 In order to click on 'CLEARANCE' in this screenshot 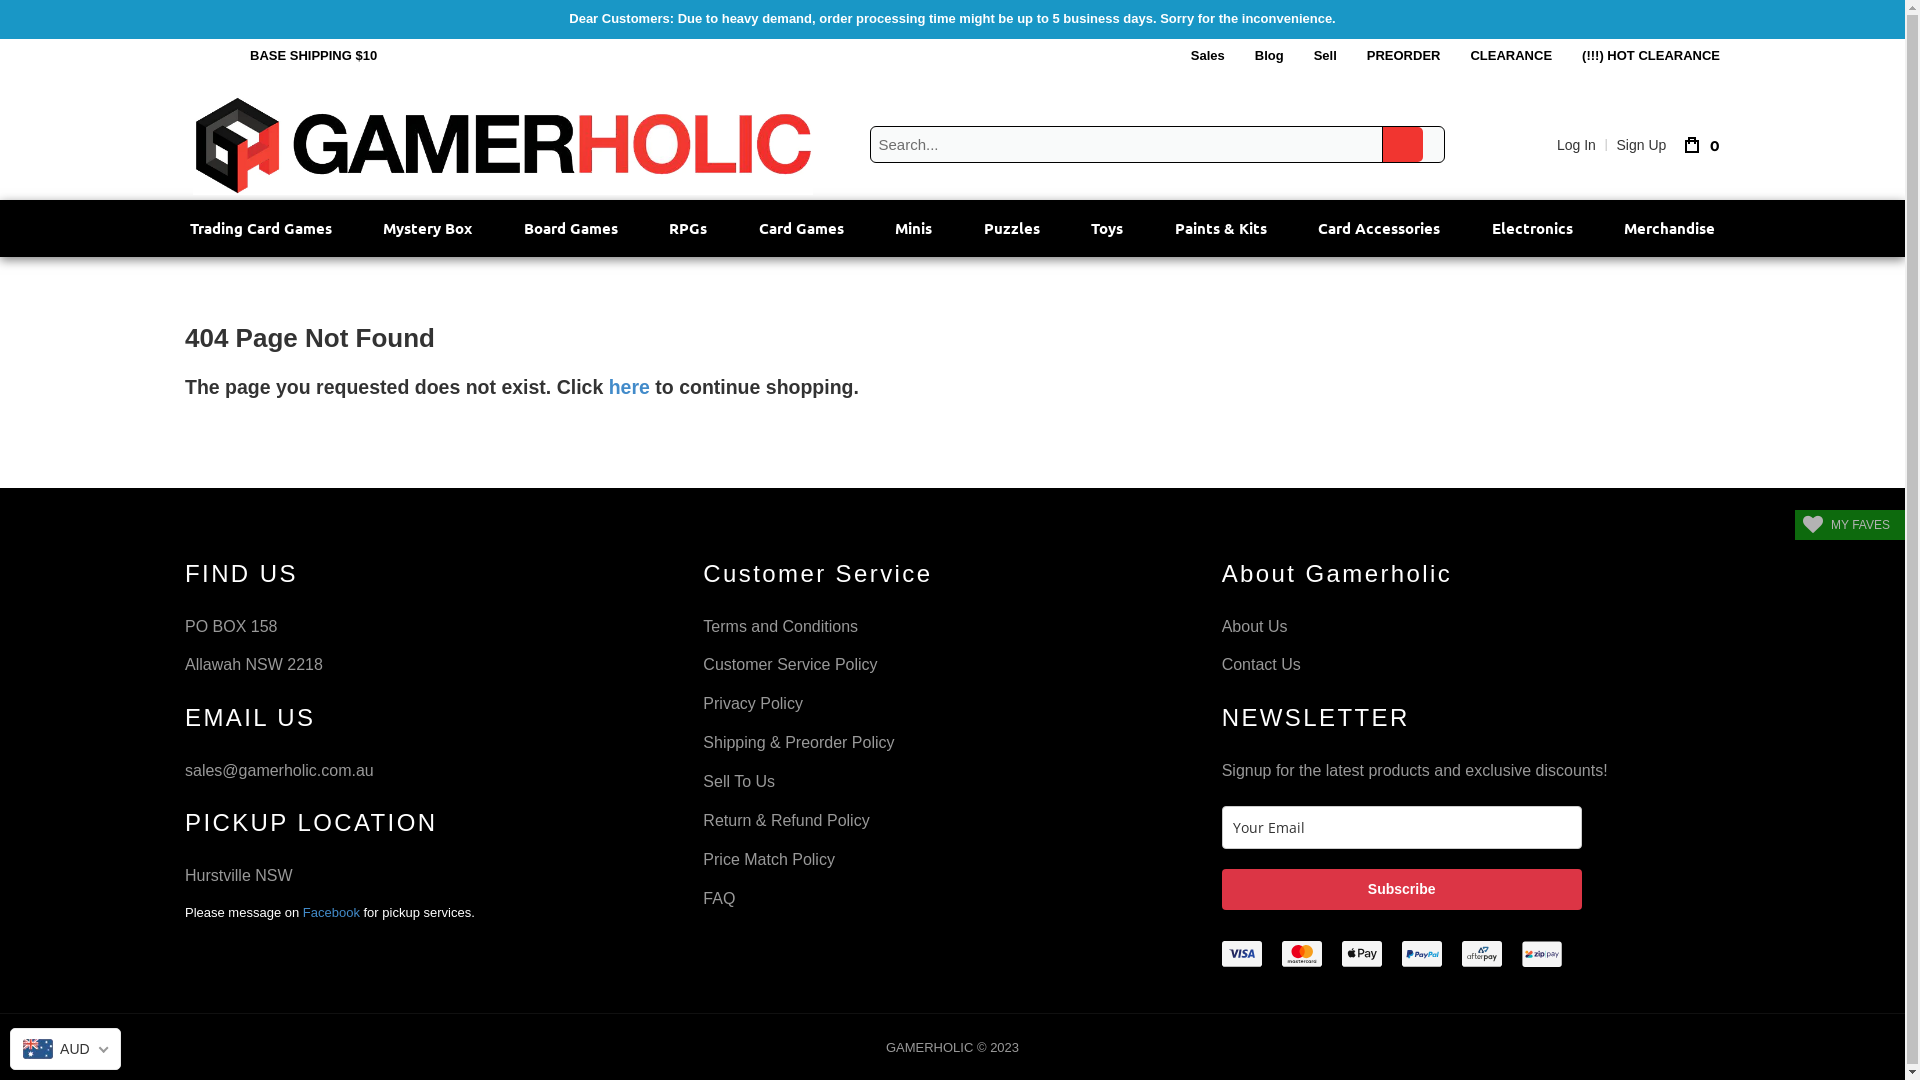, I will do `click(1511, 56)`.